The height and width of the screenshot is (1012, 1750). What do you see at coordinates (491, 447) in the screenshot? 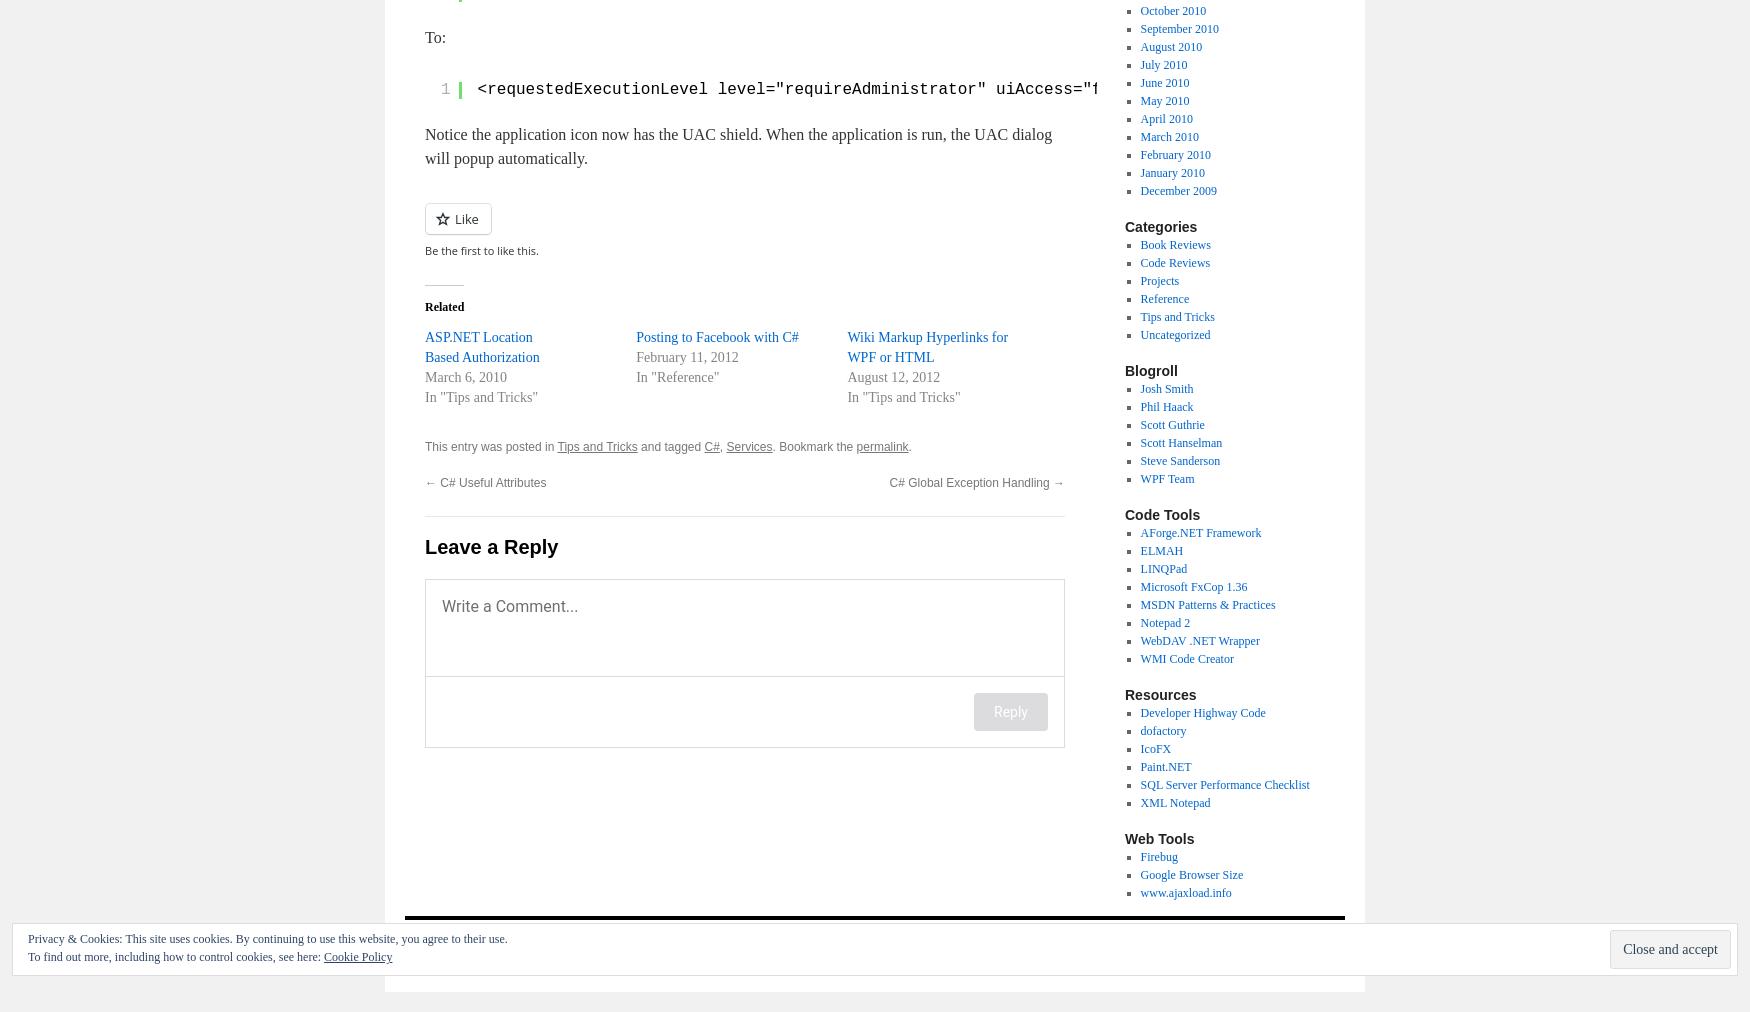
I see `'This entry was posted in'` at bounding box center [491, 447].